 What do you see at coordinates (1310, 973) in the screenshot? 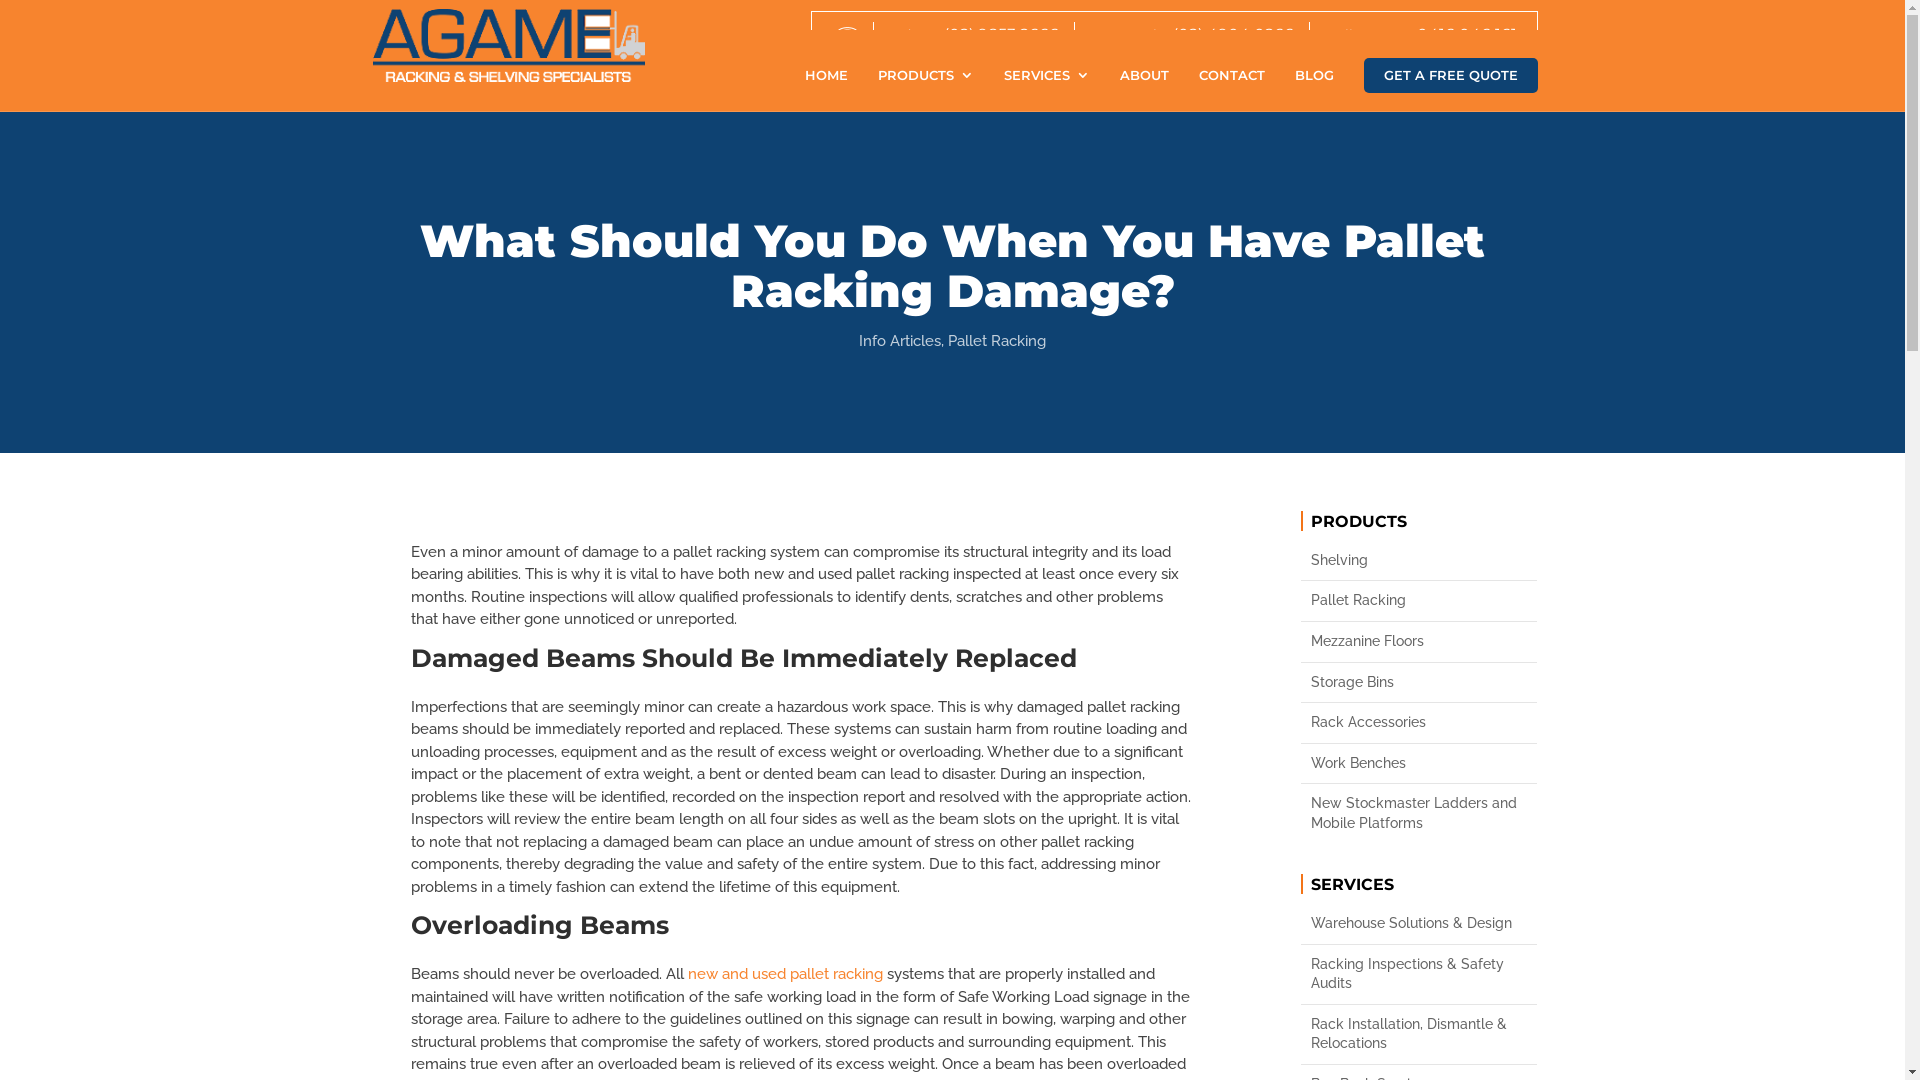
I see `'Racking Inspections & Safety Audits'` at bounding box center [1310, 973].